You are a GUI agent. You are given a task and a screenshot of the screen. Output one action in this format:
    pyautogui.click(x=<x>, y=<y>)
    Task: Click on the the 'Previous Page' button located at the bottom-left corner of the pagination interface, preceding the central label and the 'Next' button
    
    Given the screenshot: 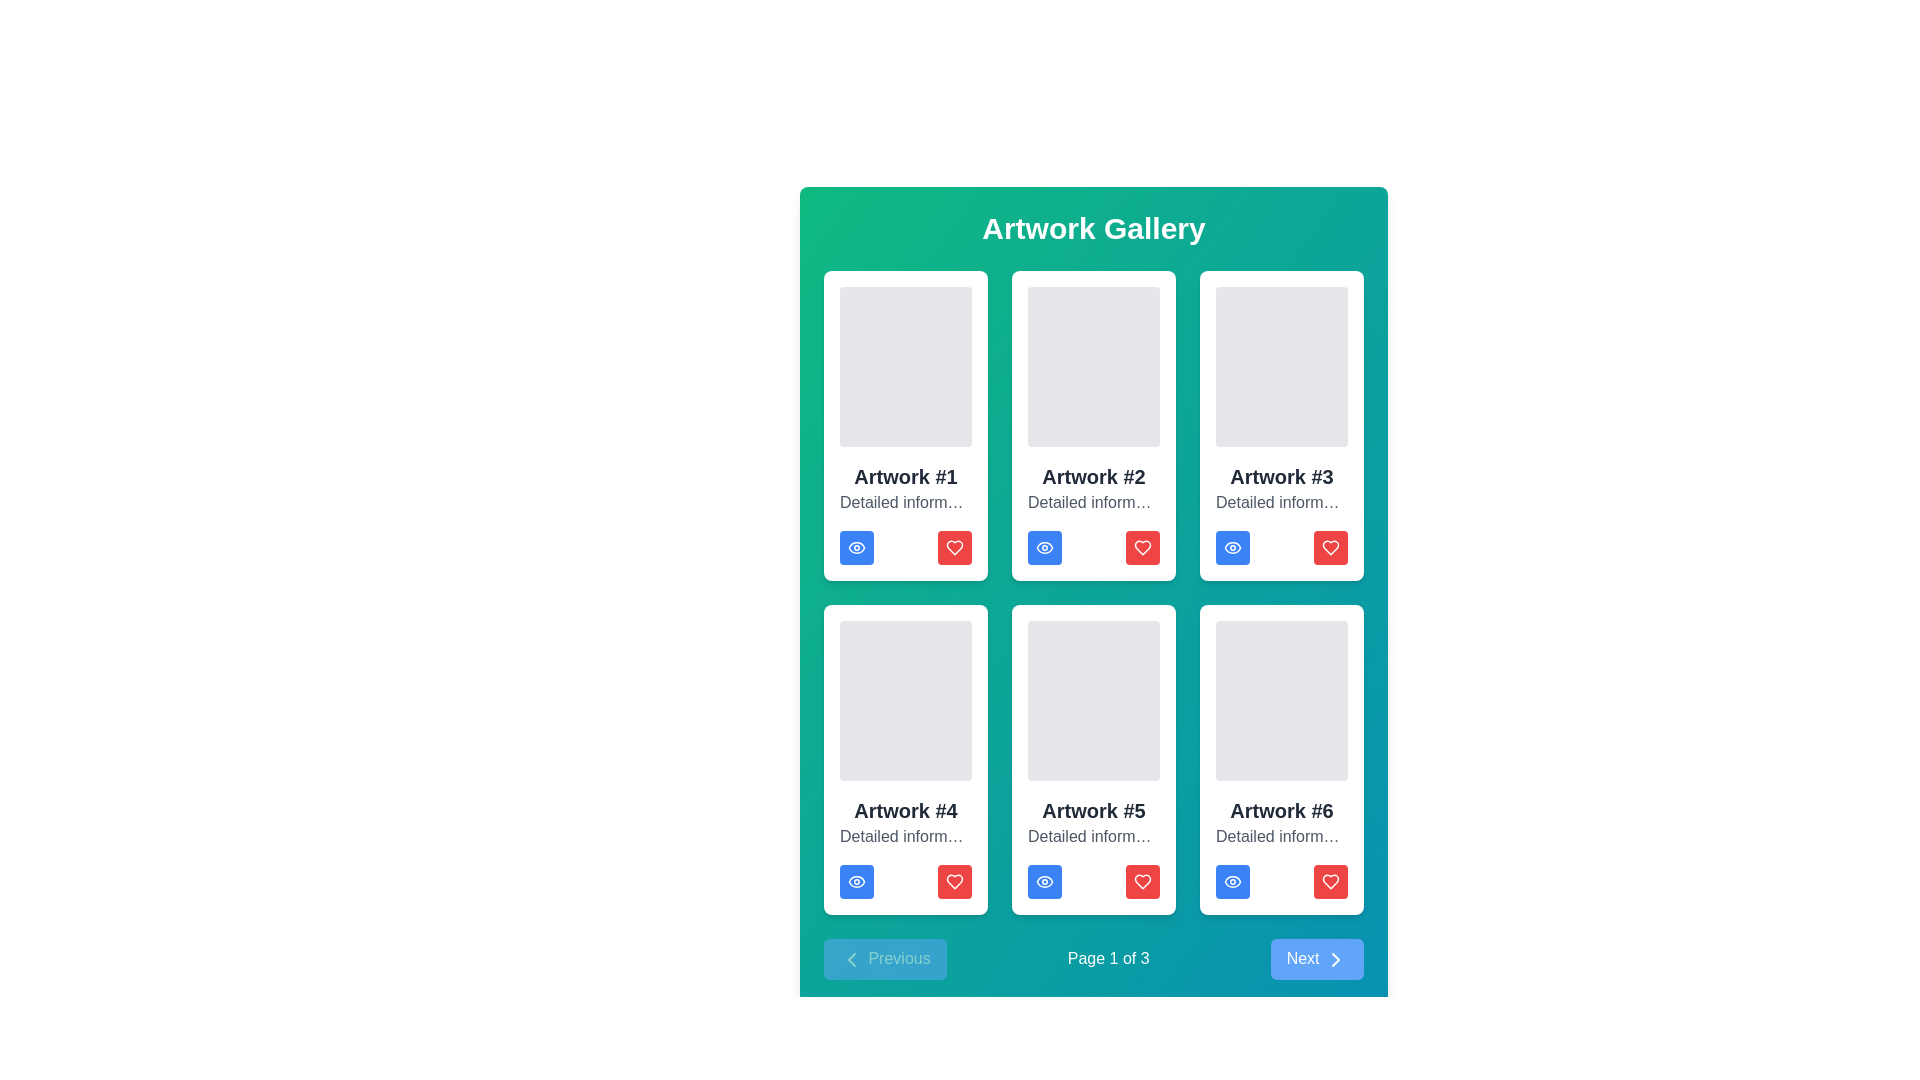 What is the action you would take?
    pyautogui.click(x=884, y=958)
    